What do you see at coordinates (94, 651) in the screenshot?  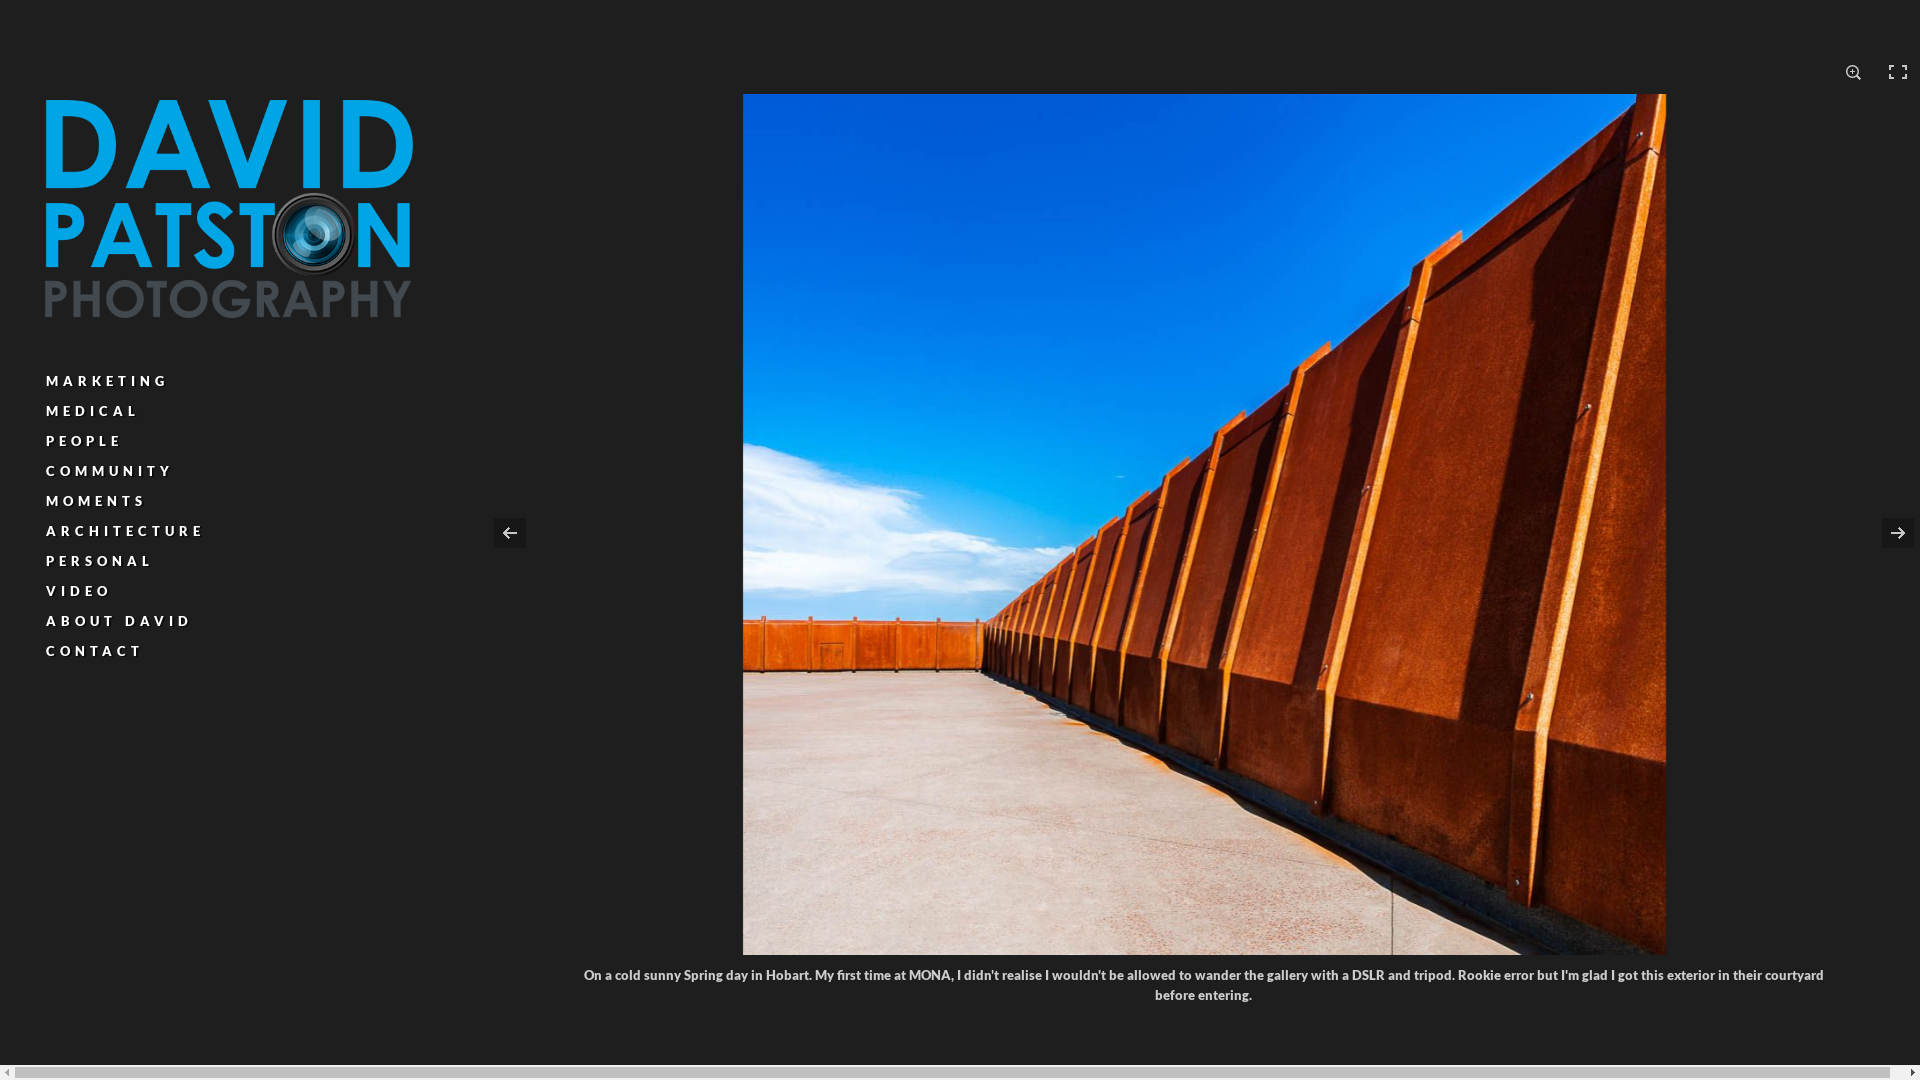 I see `'CONTACT'` at bounding box center [94, 651].